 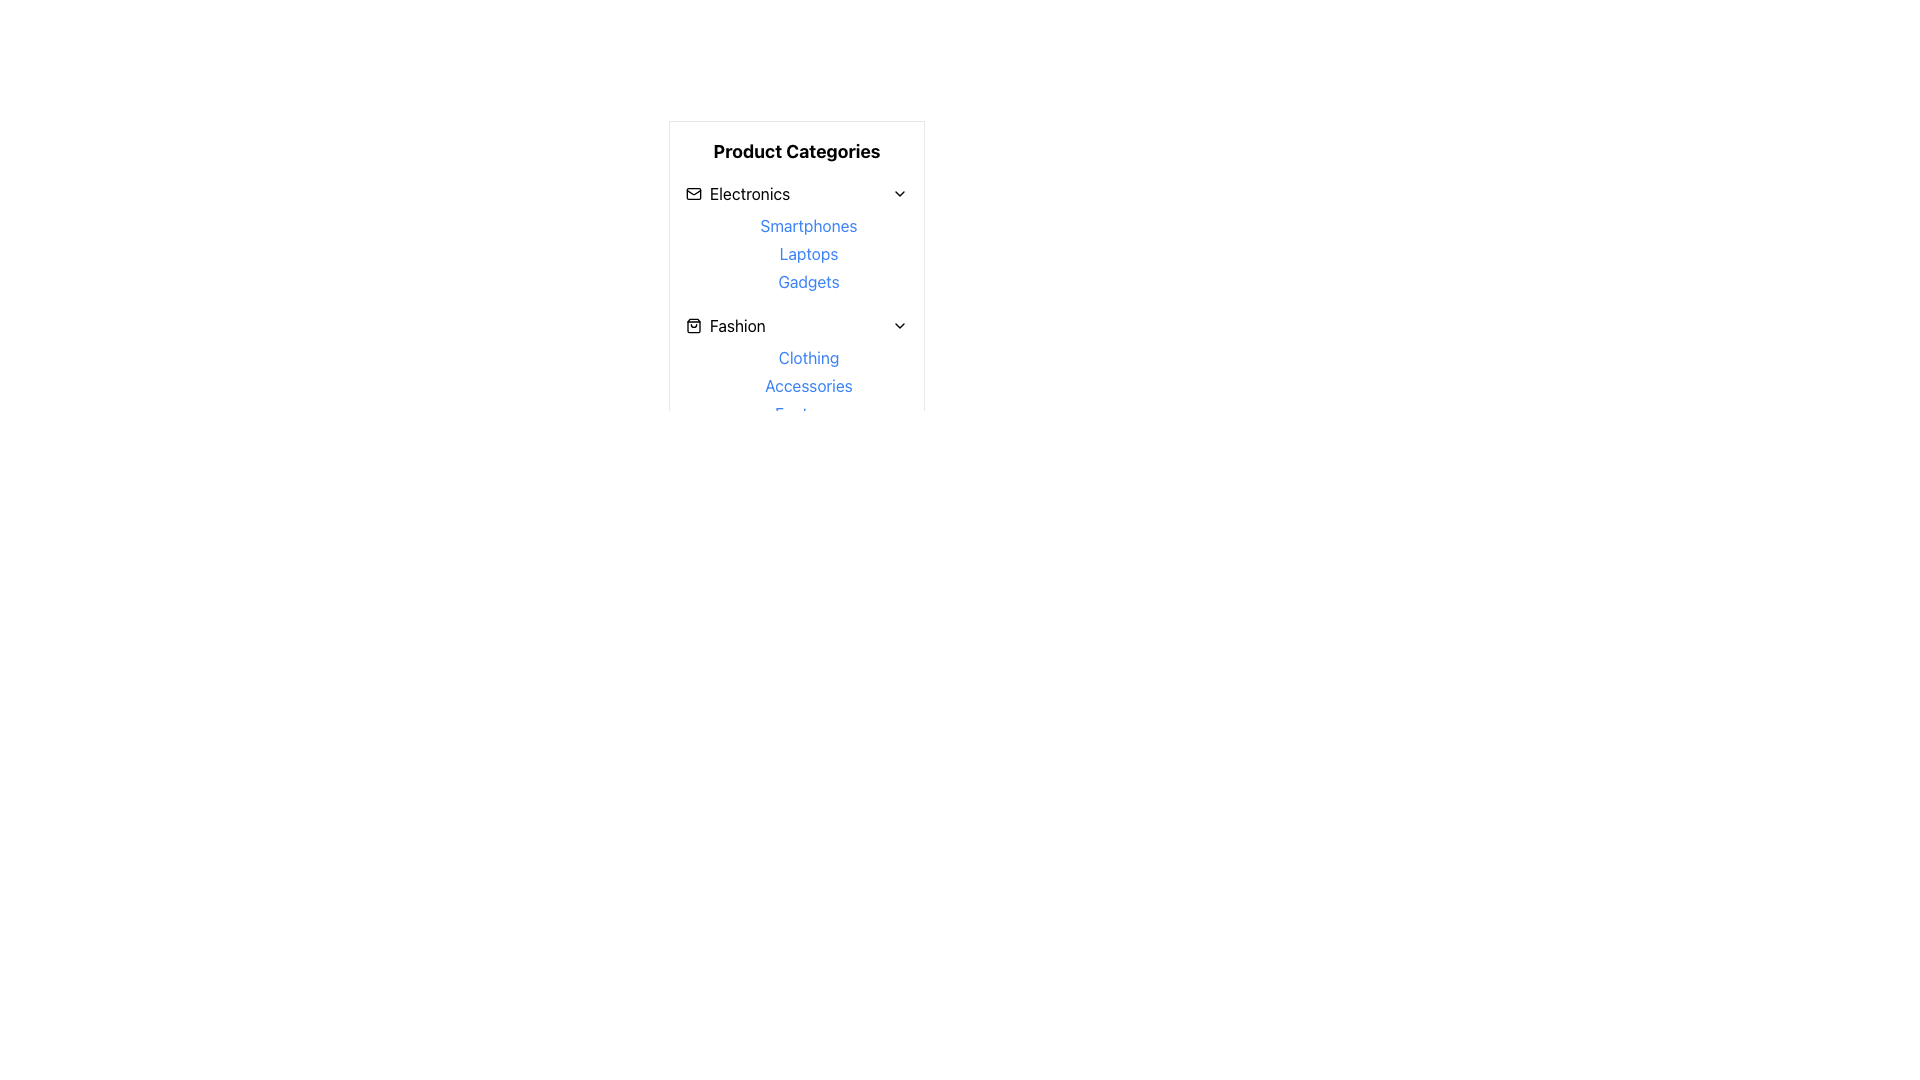 What do you see at coordinates (724, 325) in the screenshot?
I see `the 'Fashion' category label` at bounding box center [724, 325].